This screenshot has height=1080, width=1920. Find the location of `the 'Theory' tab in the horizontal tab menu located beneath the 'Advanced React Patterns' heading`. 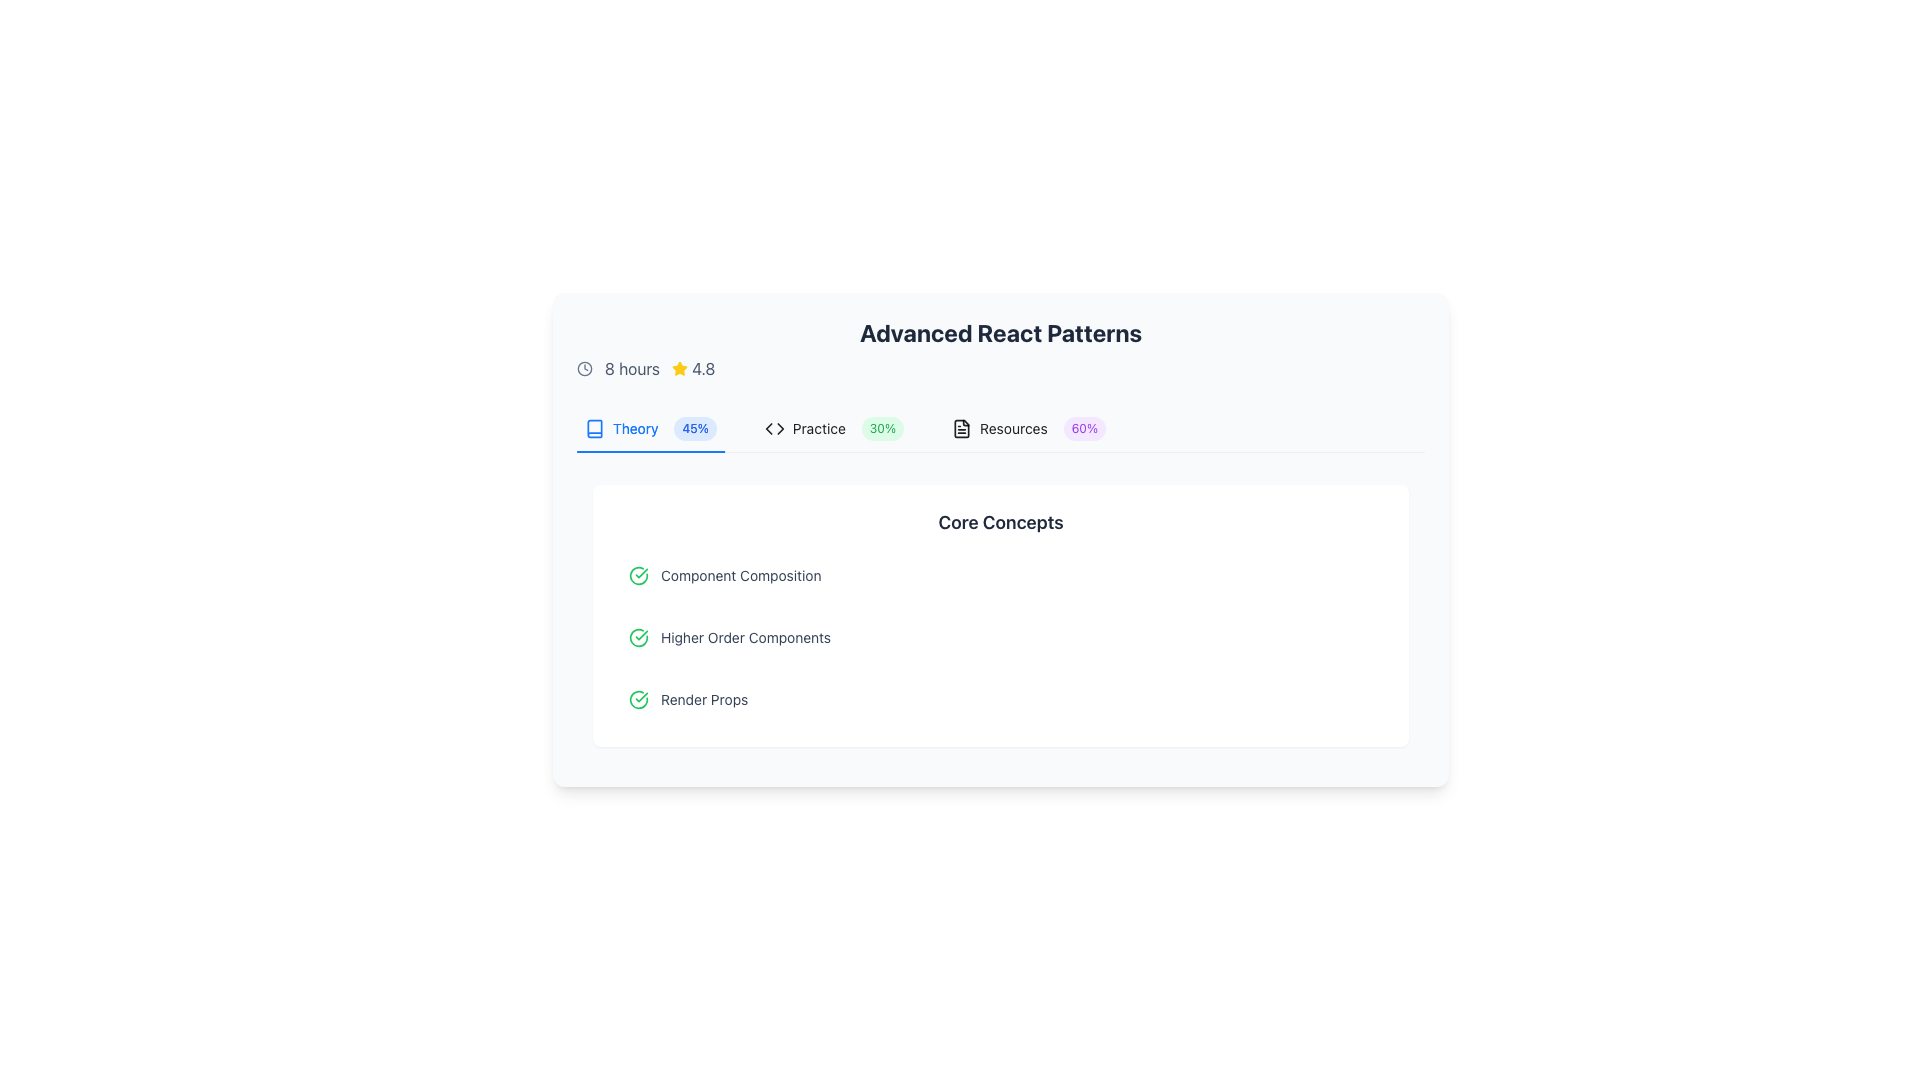

the 'Theory' tab in the horizontal tab menu located beneath the 'Advanced React Patterns' heading is located at coordinates (650, 427).